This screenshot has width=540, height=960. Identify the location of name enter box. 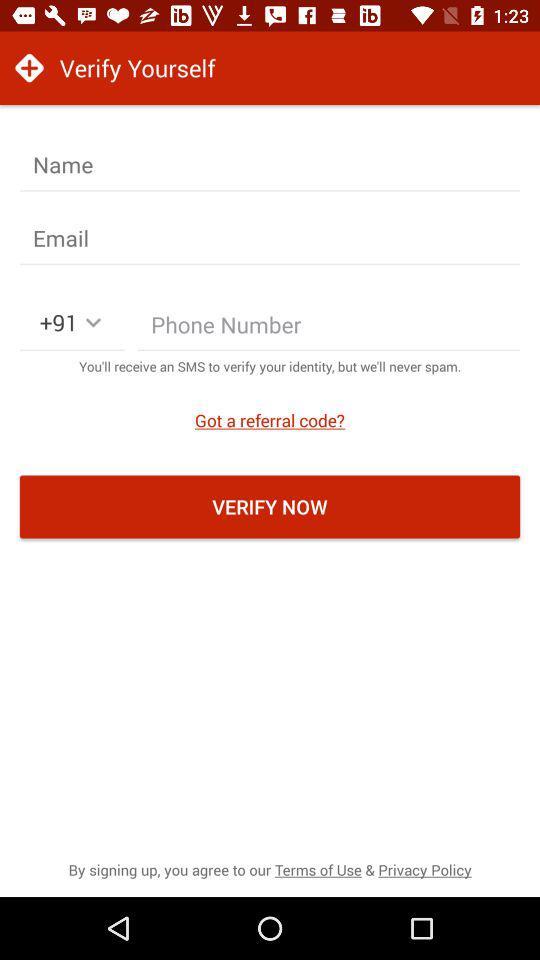
(270, 164).